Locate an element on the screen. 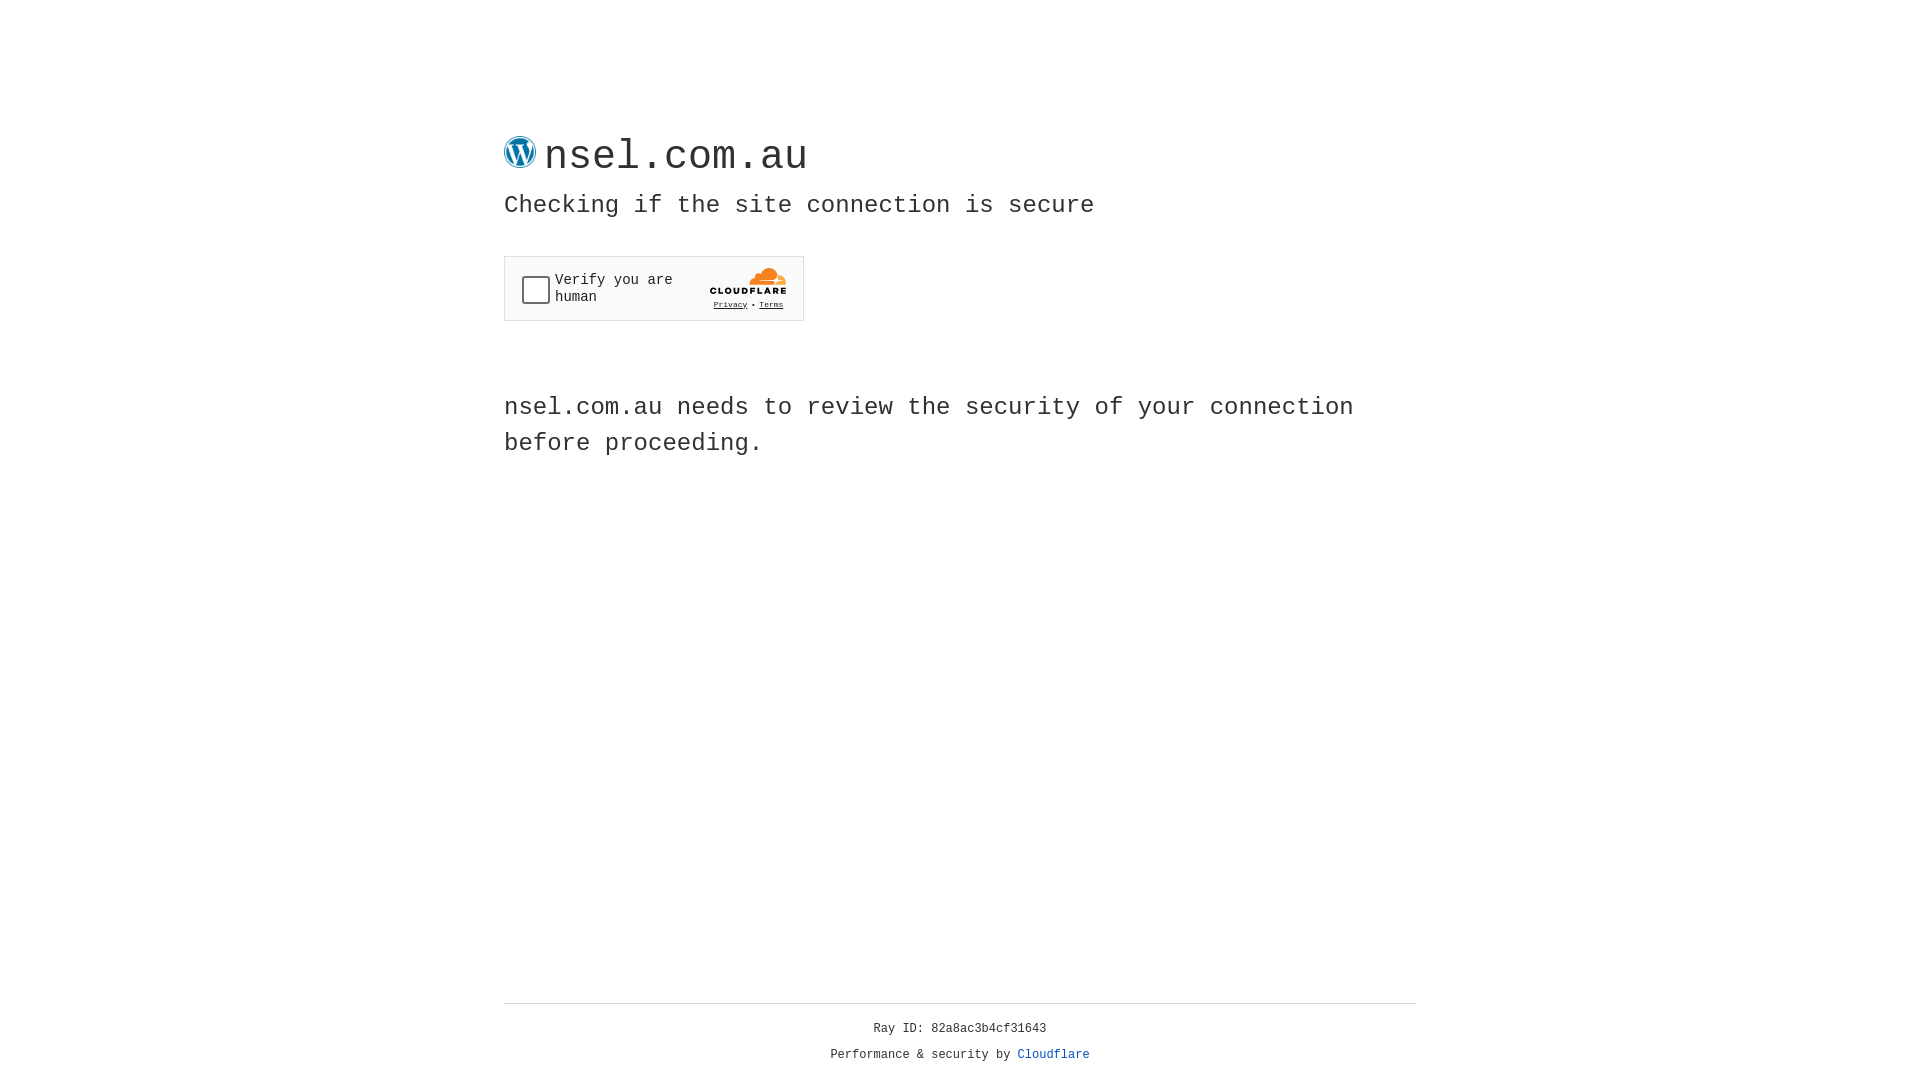 This screenshot has width=1920, height=1080. 'Cloudflare' is located at coordinates (1053, 1054).